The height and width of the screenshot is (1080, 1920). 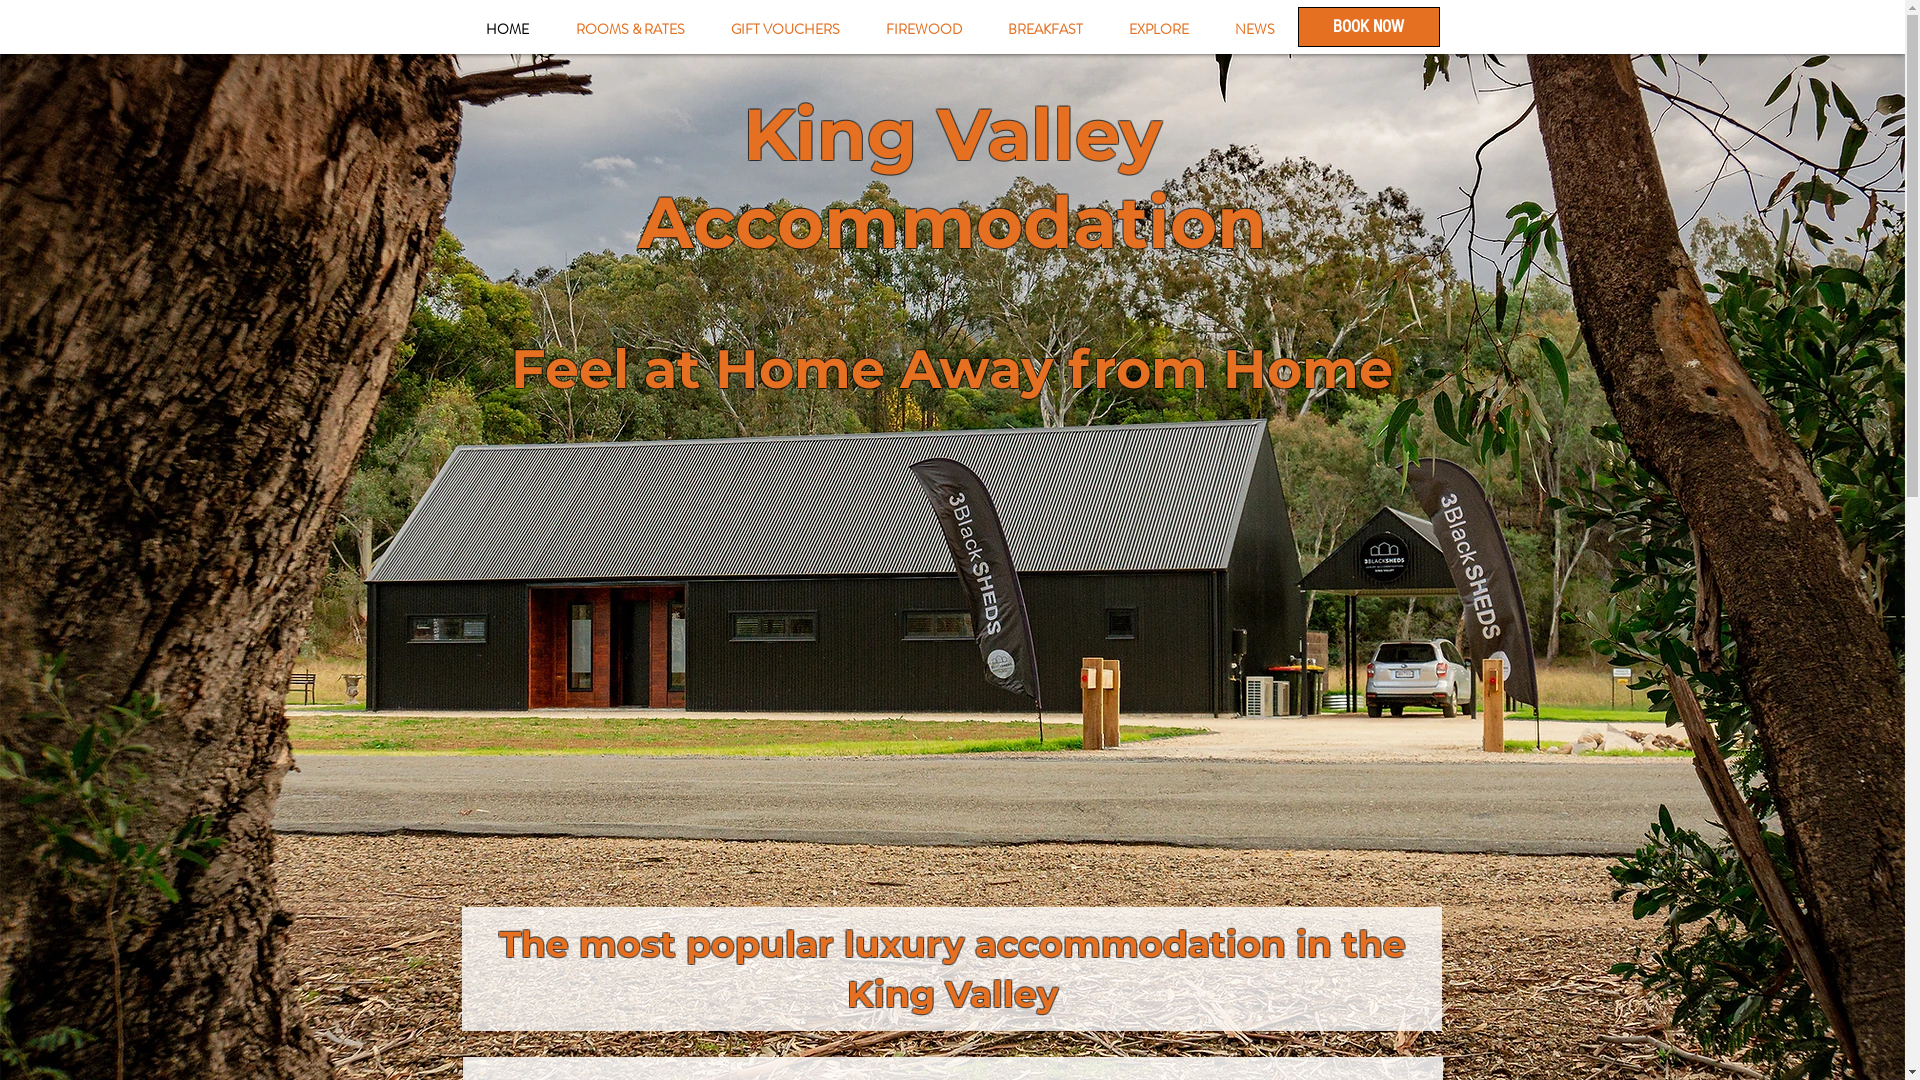 What do you see at coordinates (708, 29) in the screenshot?
I see `'GIFT VOUCHERS'` at bounding box center [708, 29].